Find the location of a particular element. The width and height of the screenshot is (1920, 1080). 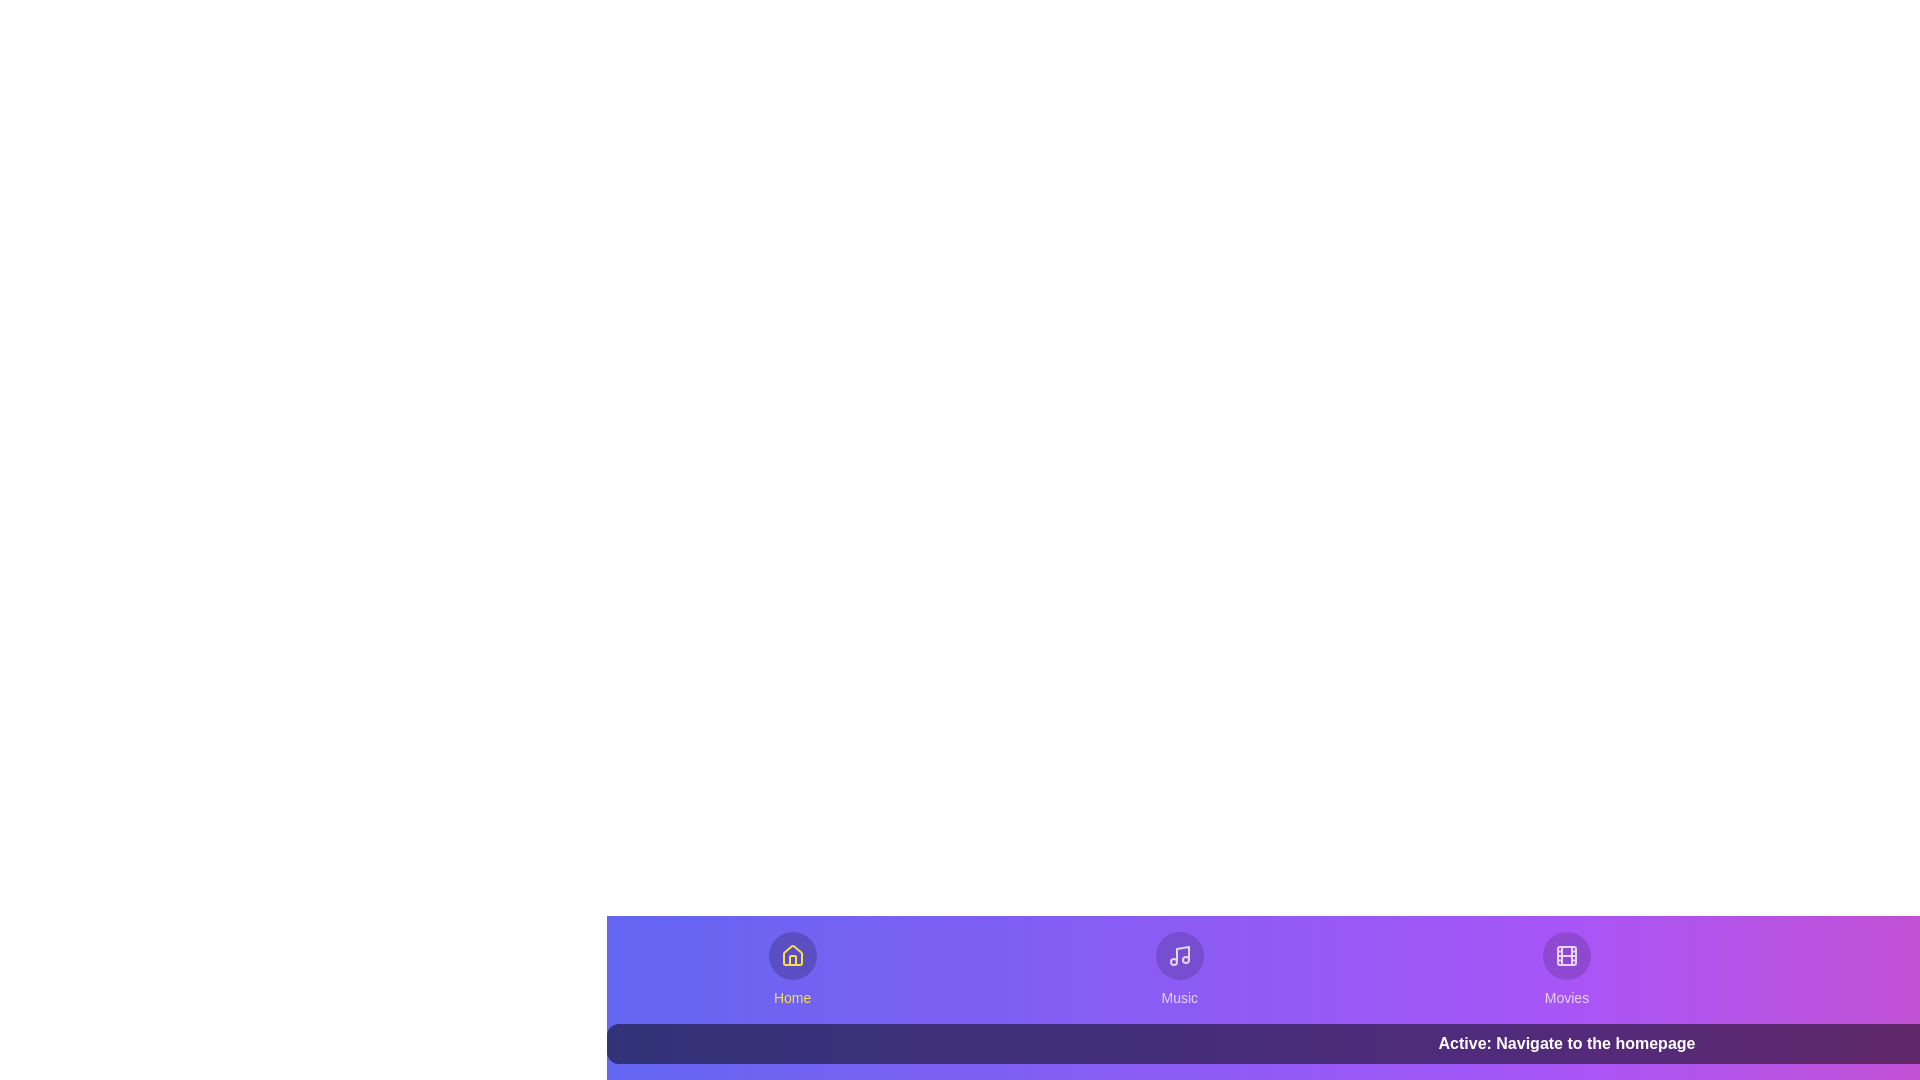

the Home tab from the bottom navigation bar is located at coordinates (791, 968).